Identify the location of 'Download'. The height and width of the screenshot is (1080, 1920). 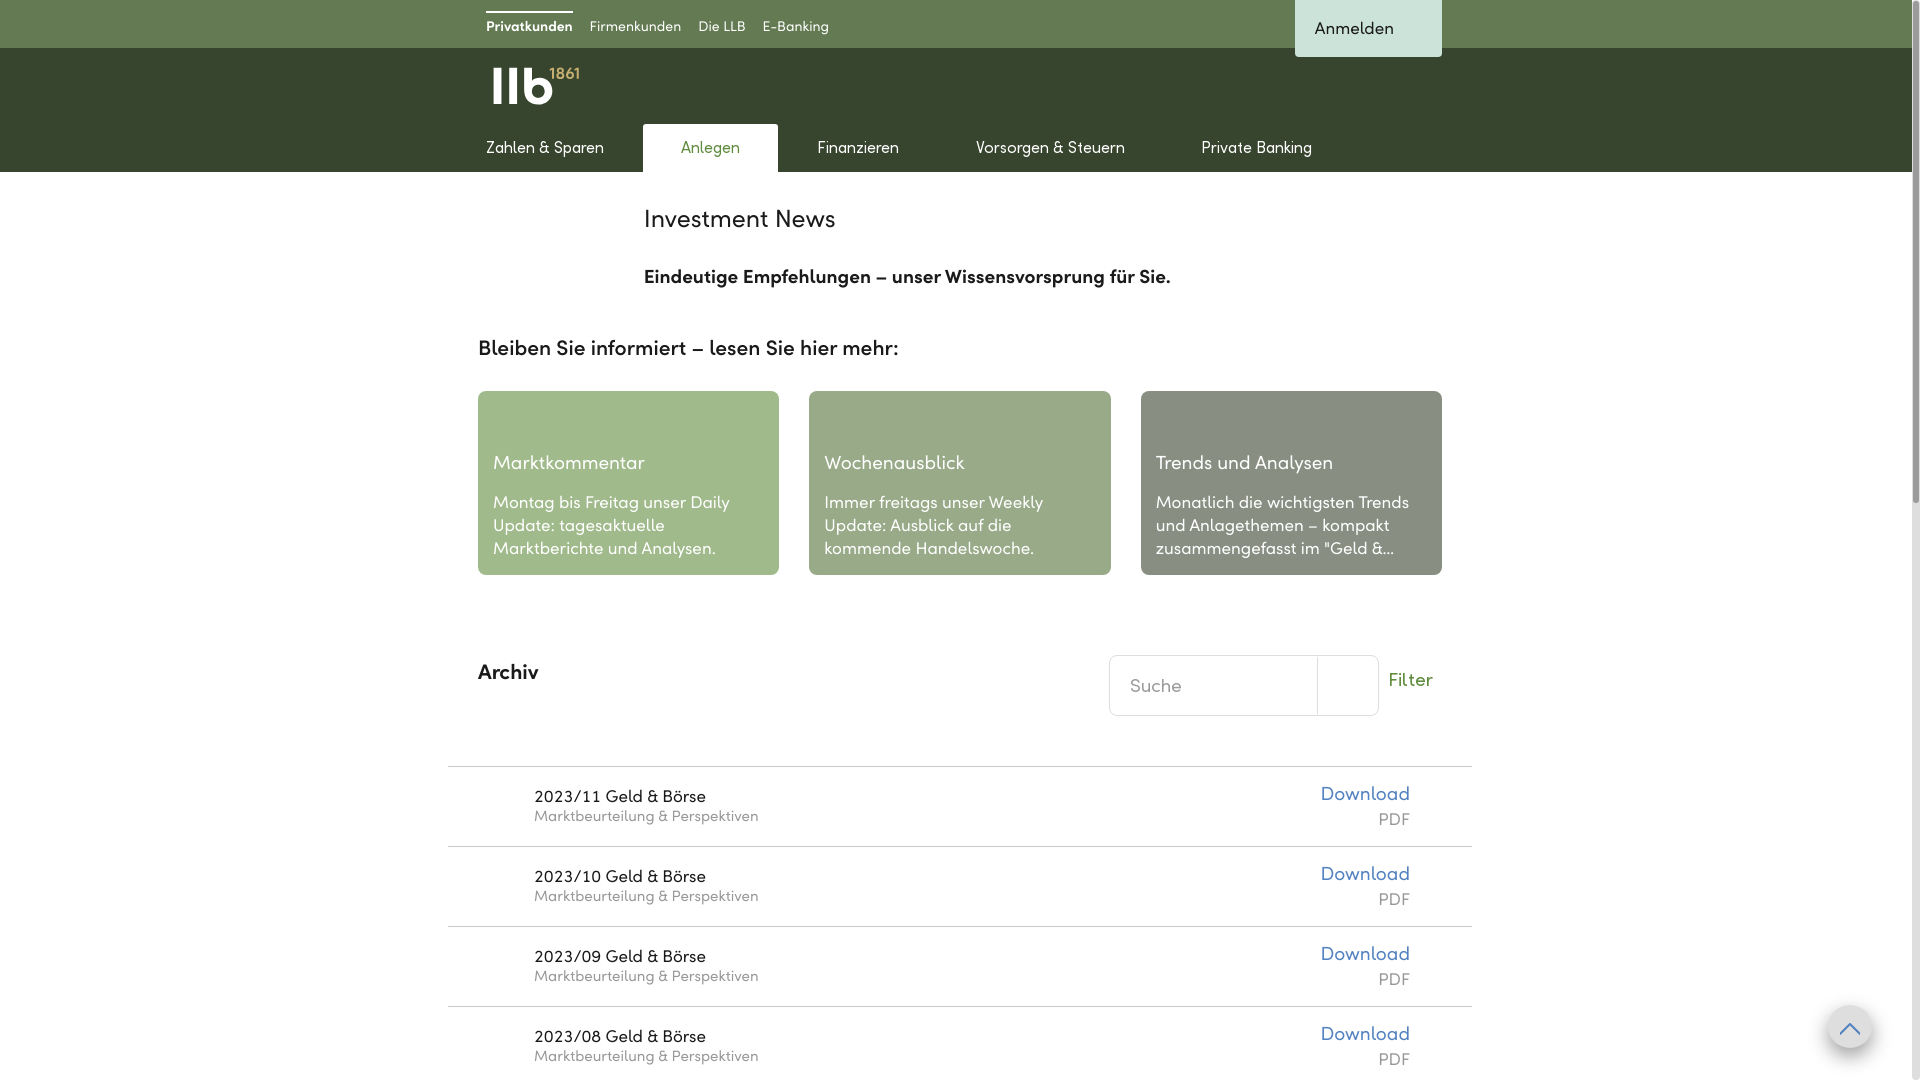
(1363, 874).